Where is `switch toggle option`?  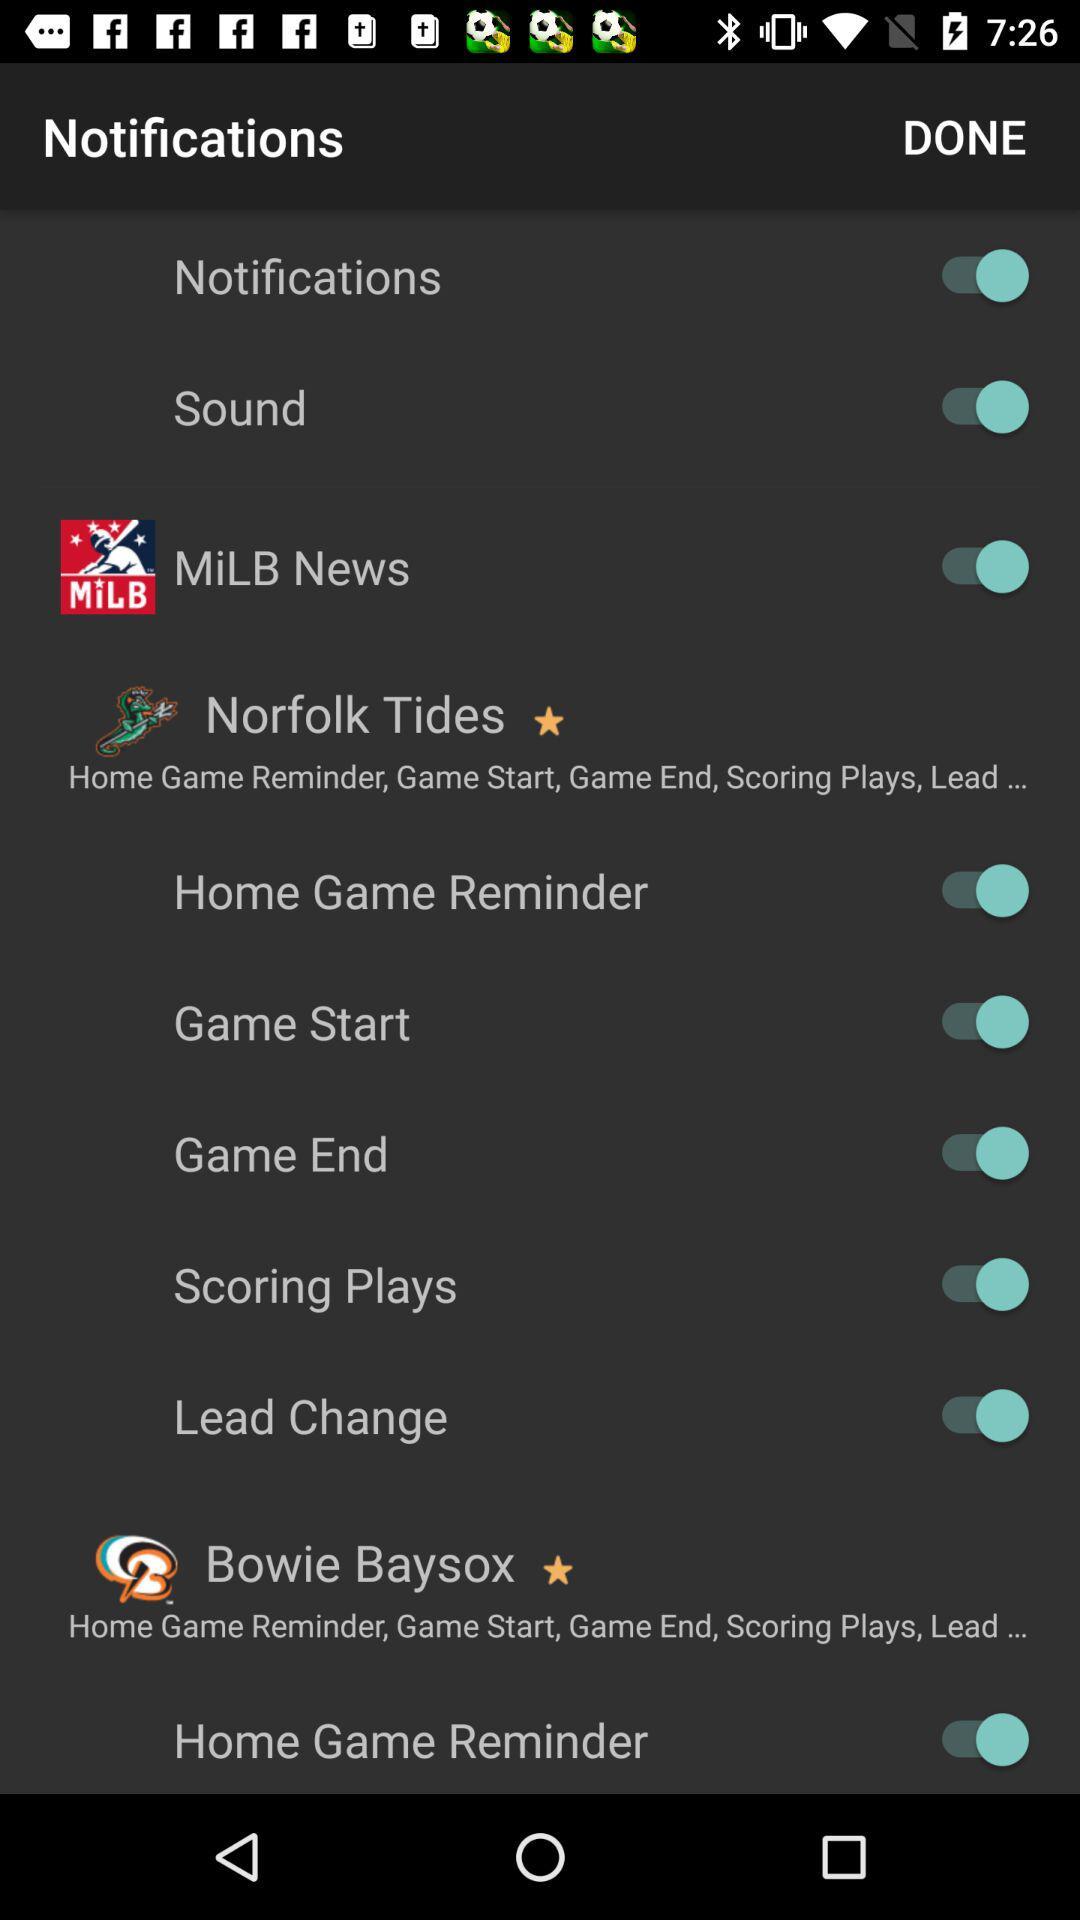 switch toggle option is located at coordinates (974, 274).